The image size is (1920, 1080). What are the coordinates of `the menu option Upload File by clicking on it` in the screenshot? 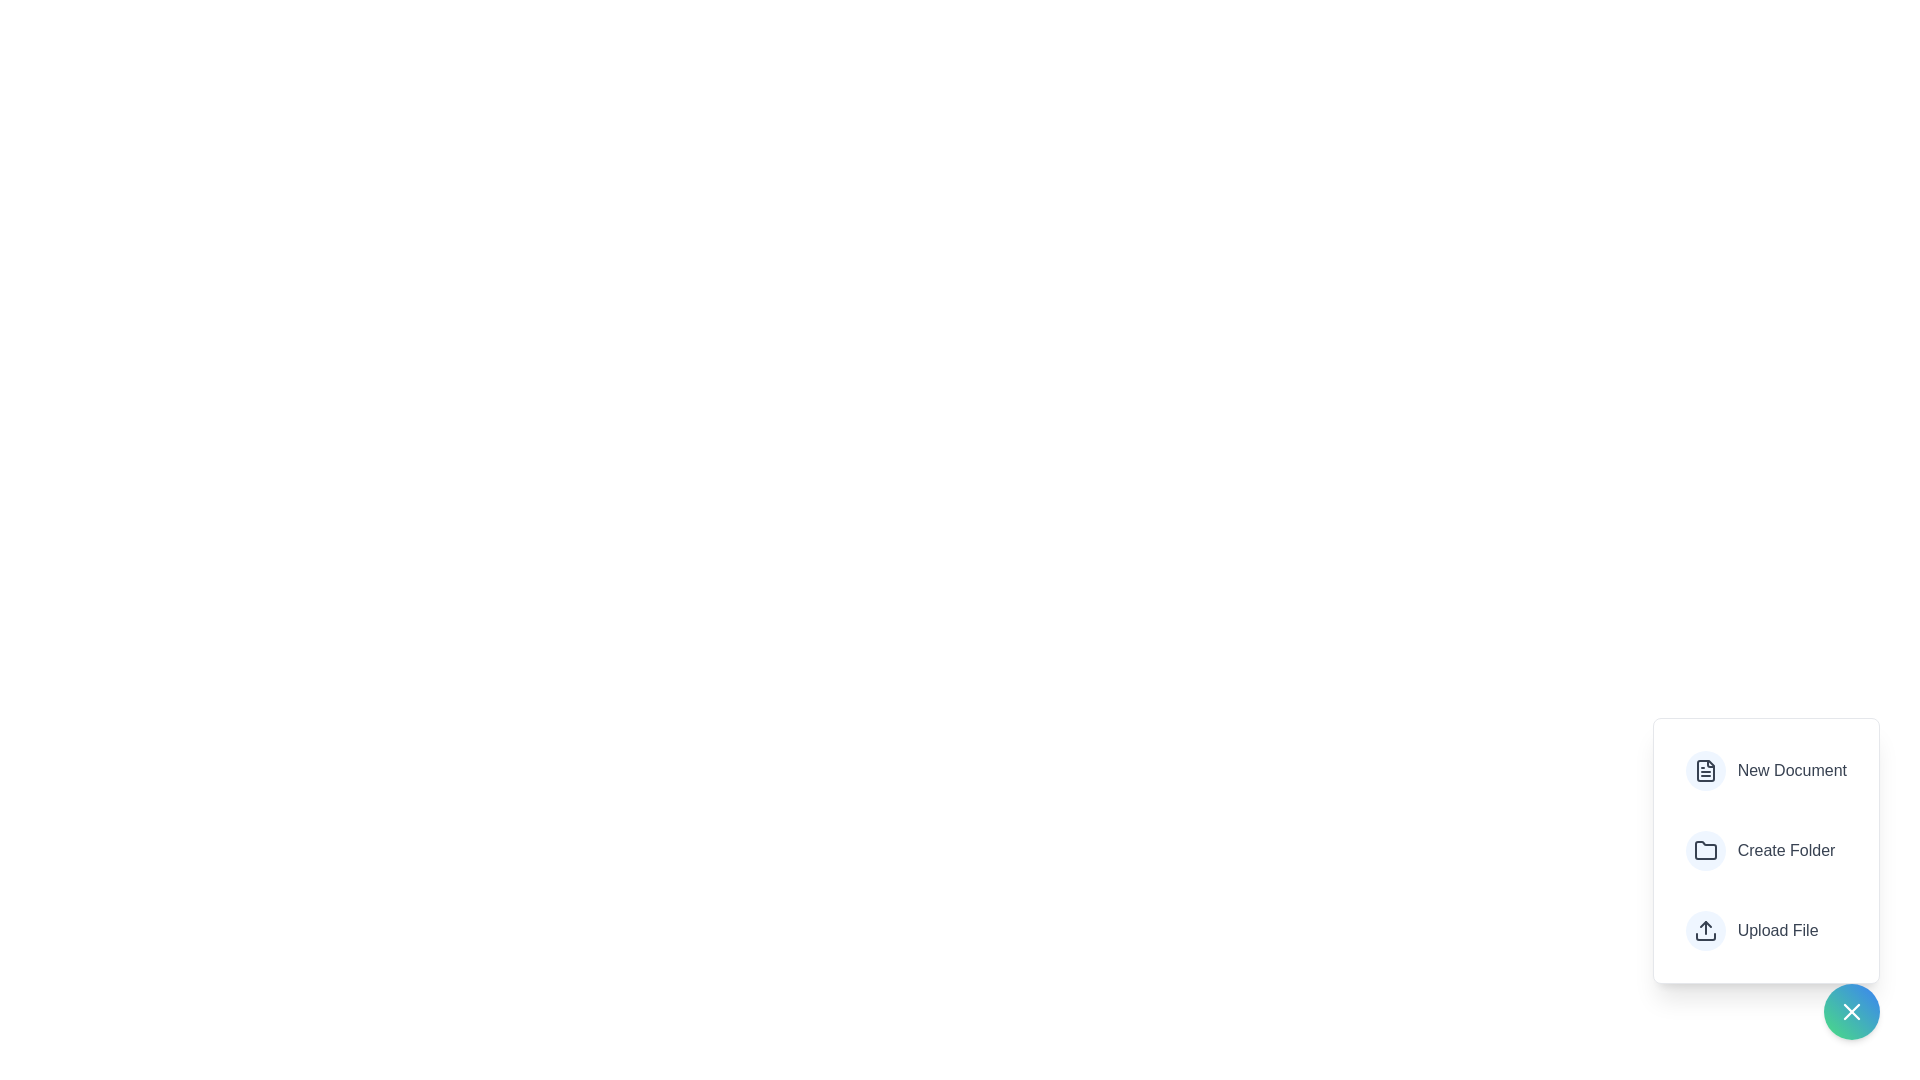 It's located at (1751, 930).